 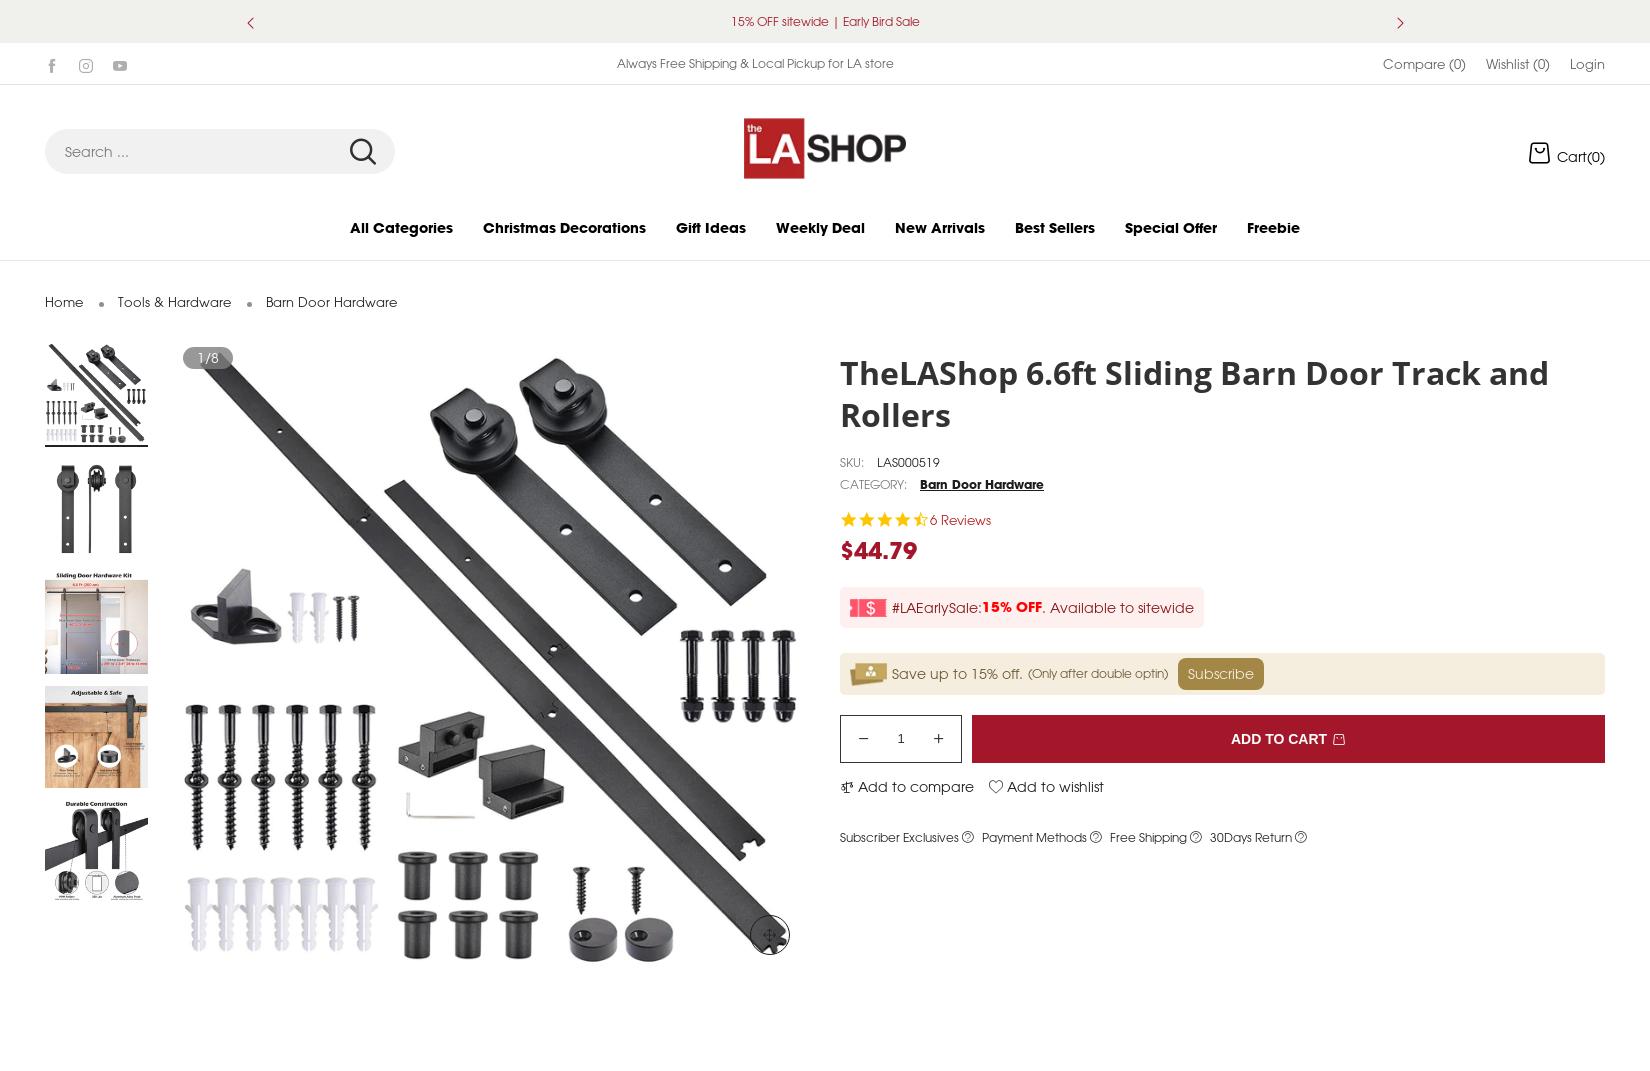 I want to click on 'All Categories', so click(x=401, y=249).